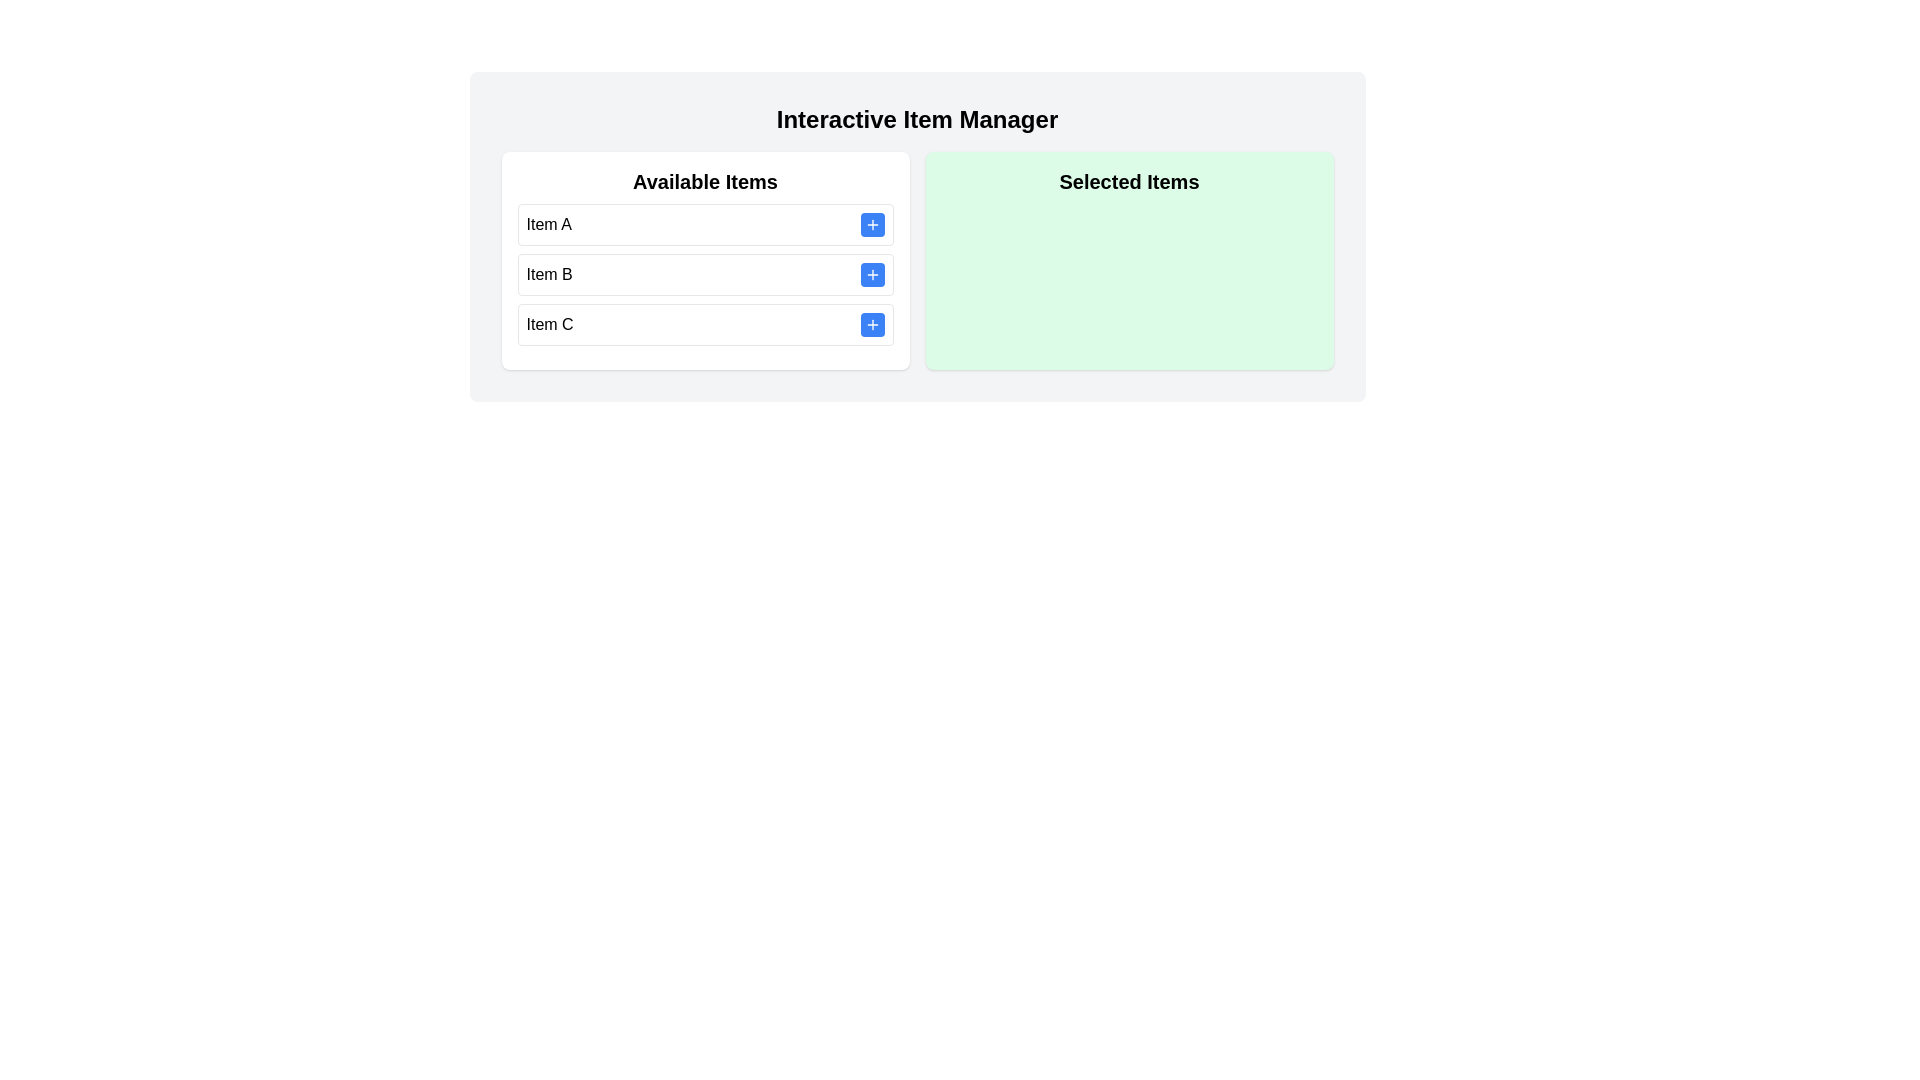  Describe the element at coordinates (916, 119) in the screenshot. I see `the text label displaying 'Interactive Item Manager', which is styled with a bold font and serves as the title of the interface` at that location.